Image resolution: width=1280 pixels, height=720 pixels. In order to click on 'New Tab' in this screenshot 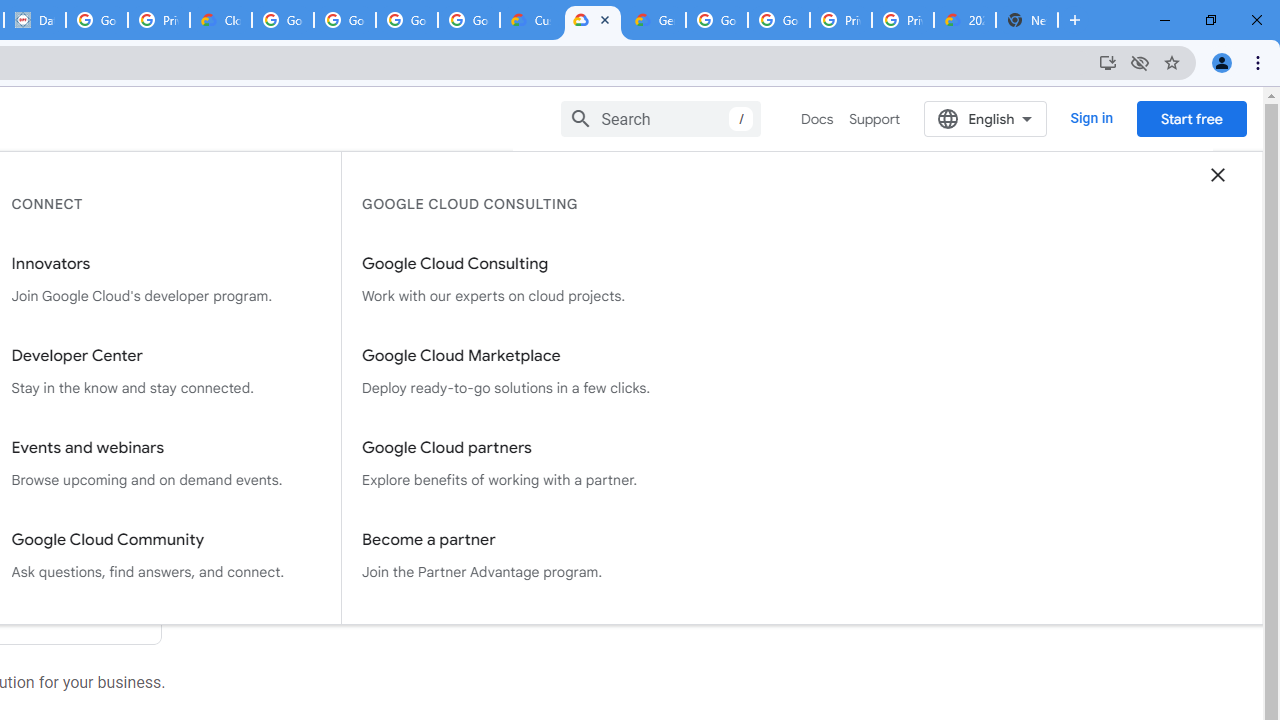, I will do `click(1027, 20)`.